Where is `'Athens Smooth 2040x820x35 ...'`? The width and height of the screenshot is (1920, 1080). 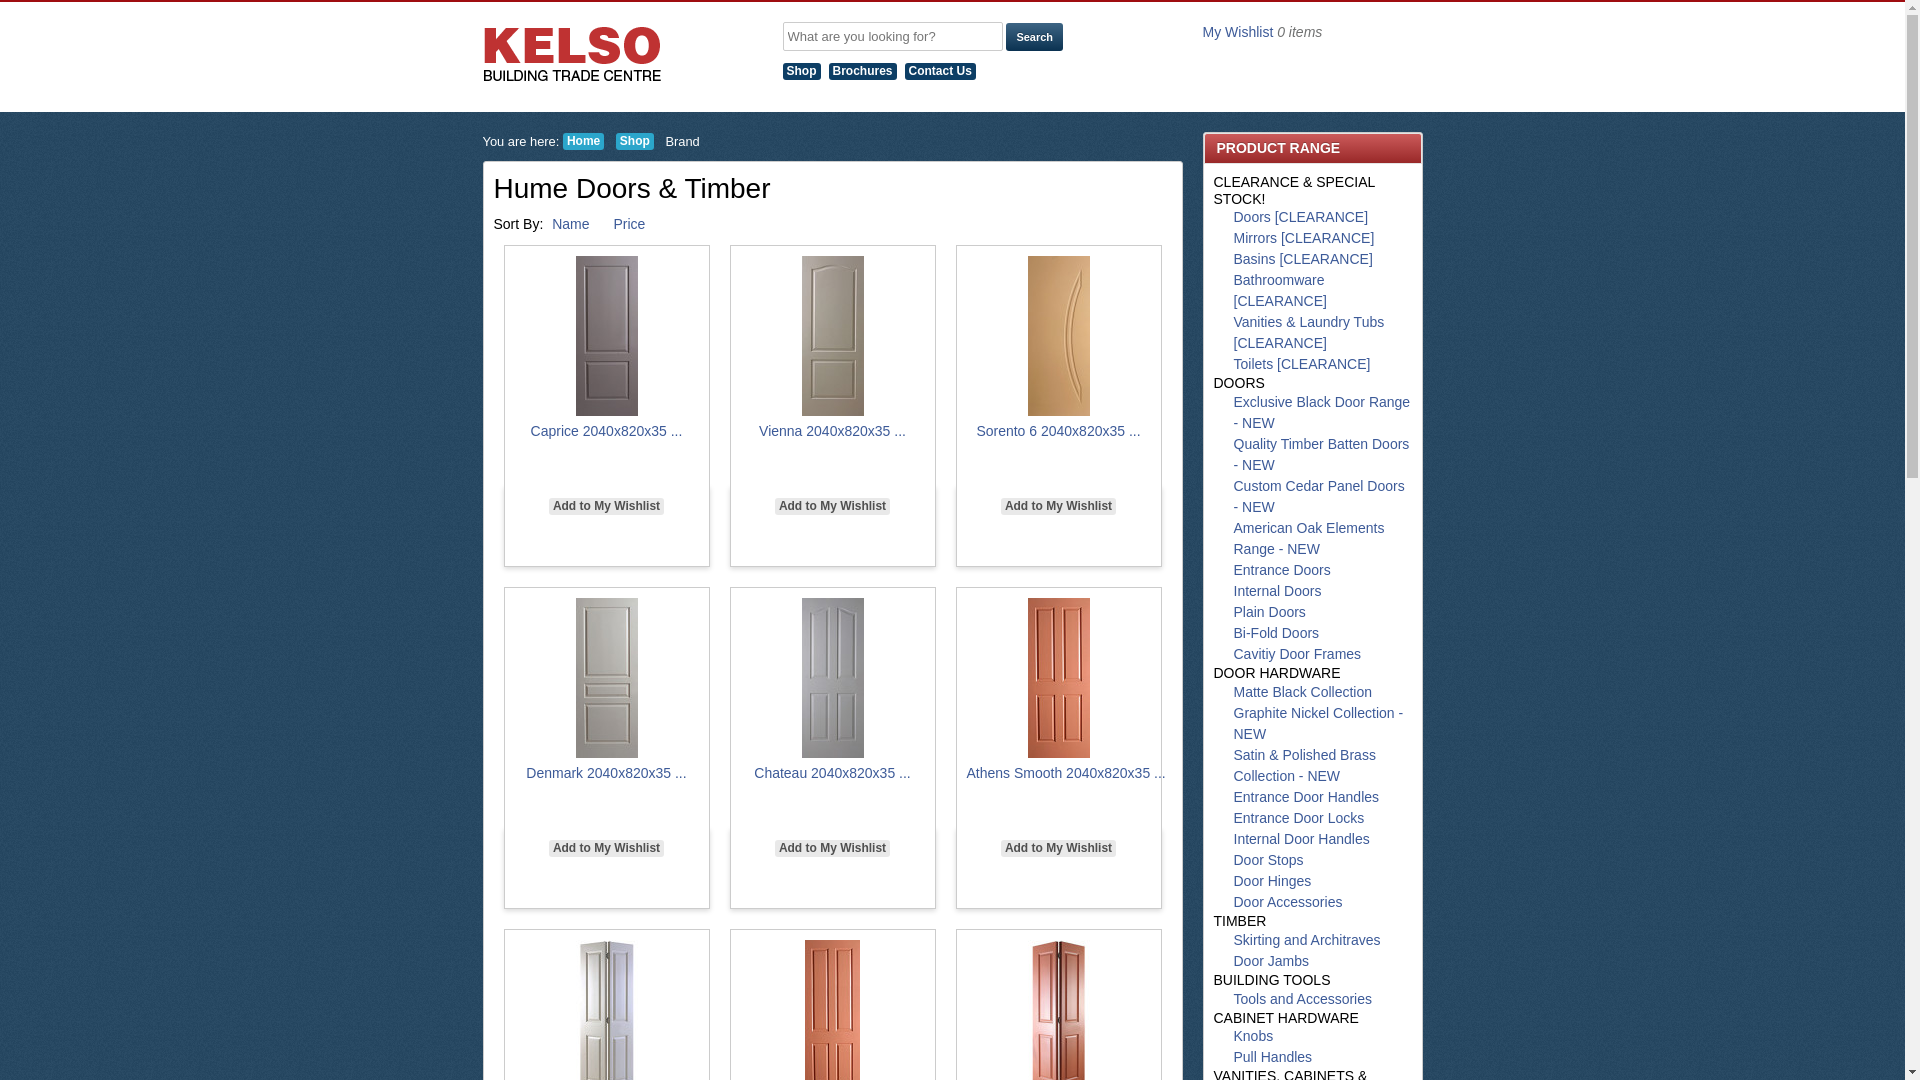
'Athens Smooth 2040x820x35 ...' is located at coordinates (965, 771).